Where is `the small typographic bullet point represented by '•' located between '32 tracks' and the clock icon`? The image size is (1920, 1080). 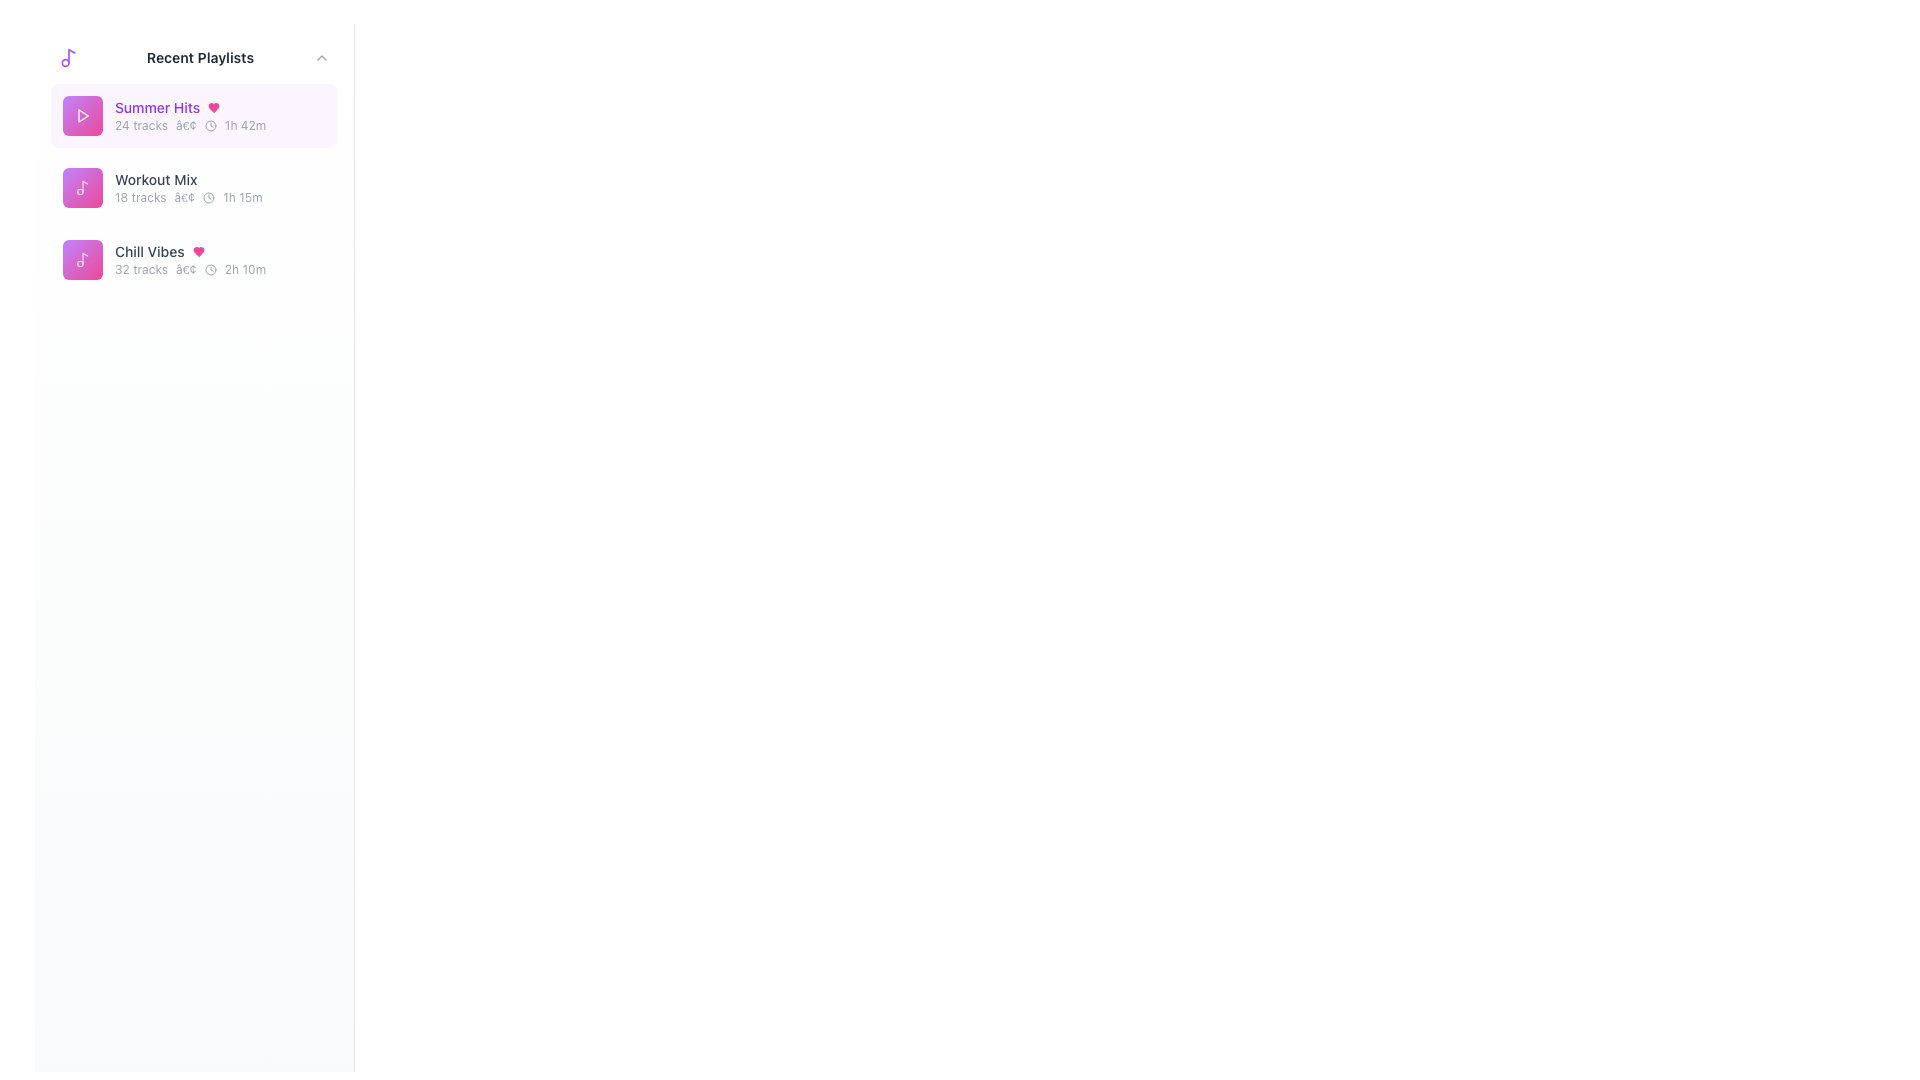 the small typographic bullet point represented by '•' located between '32 tracks' and the clock icon is located at coordinates (186, 270).